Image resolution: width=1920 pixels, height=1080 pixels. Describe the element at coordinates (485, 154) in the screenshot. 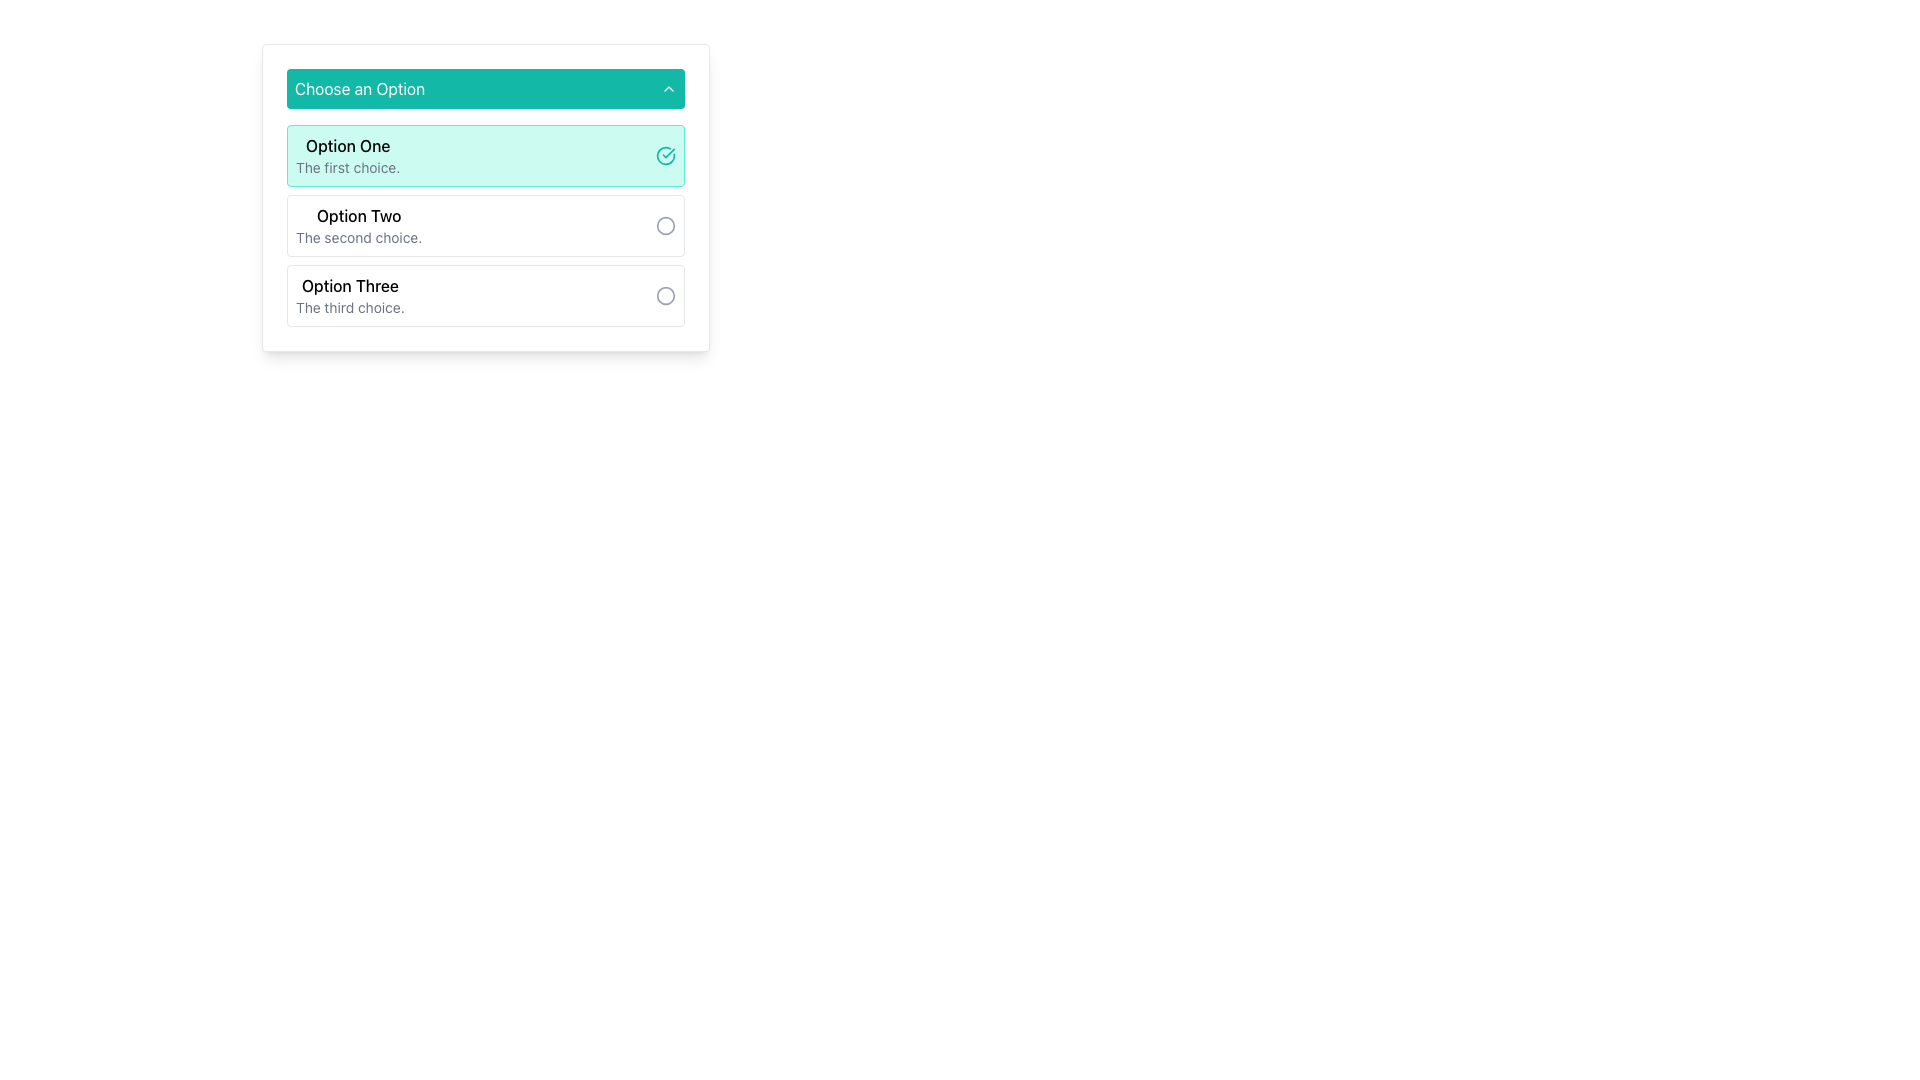

I see `the first clickable list item representing 'Option One' in the vertically stacked group of choices` at that location.